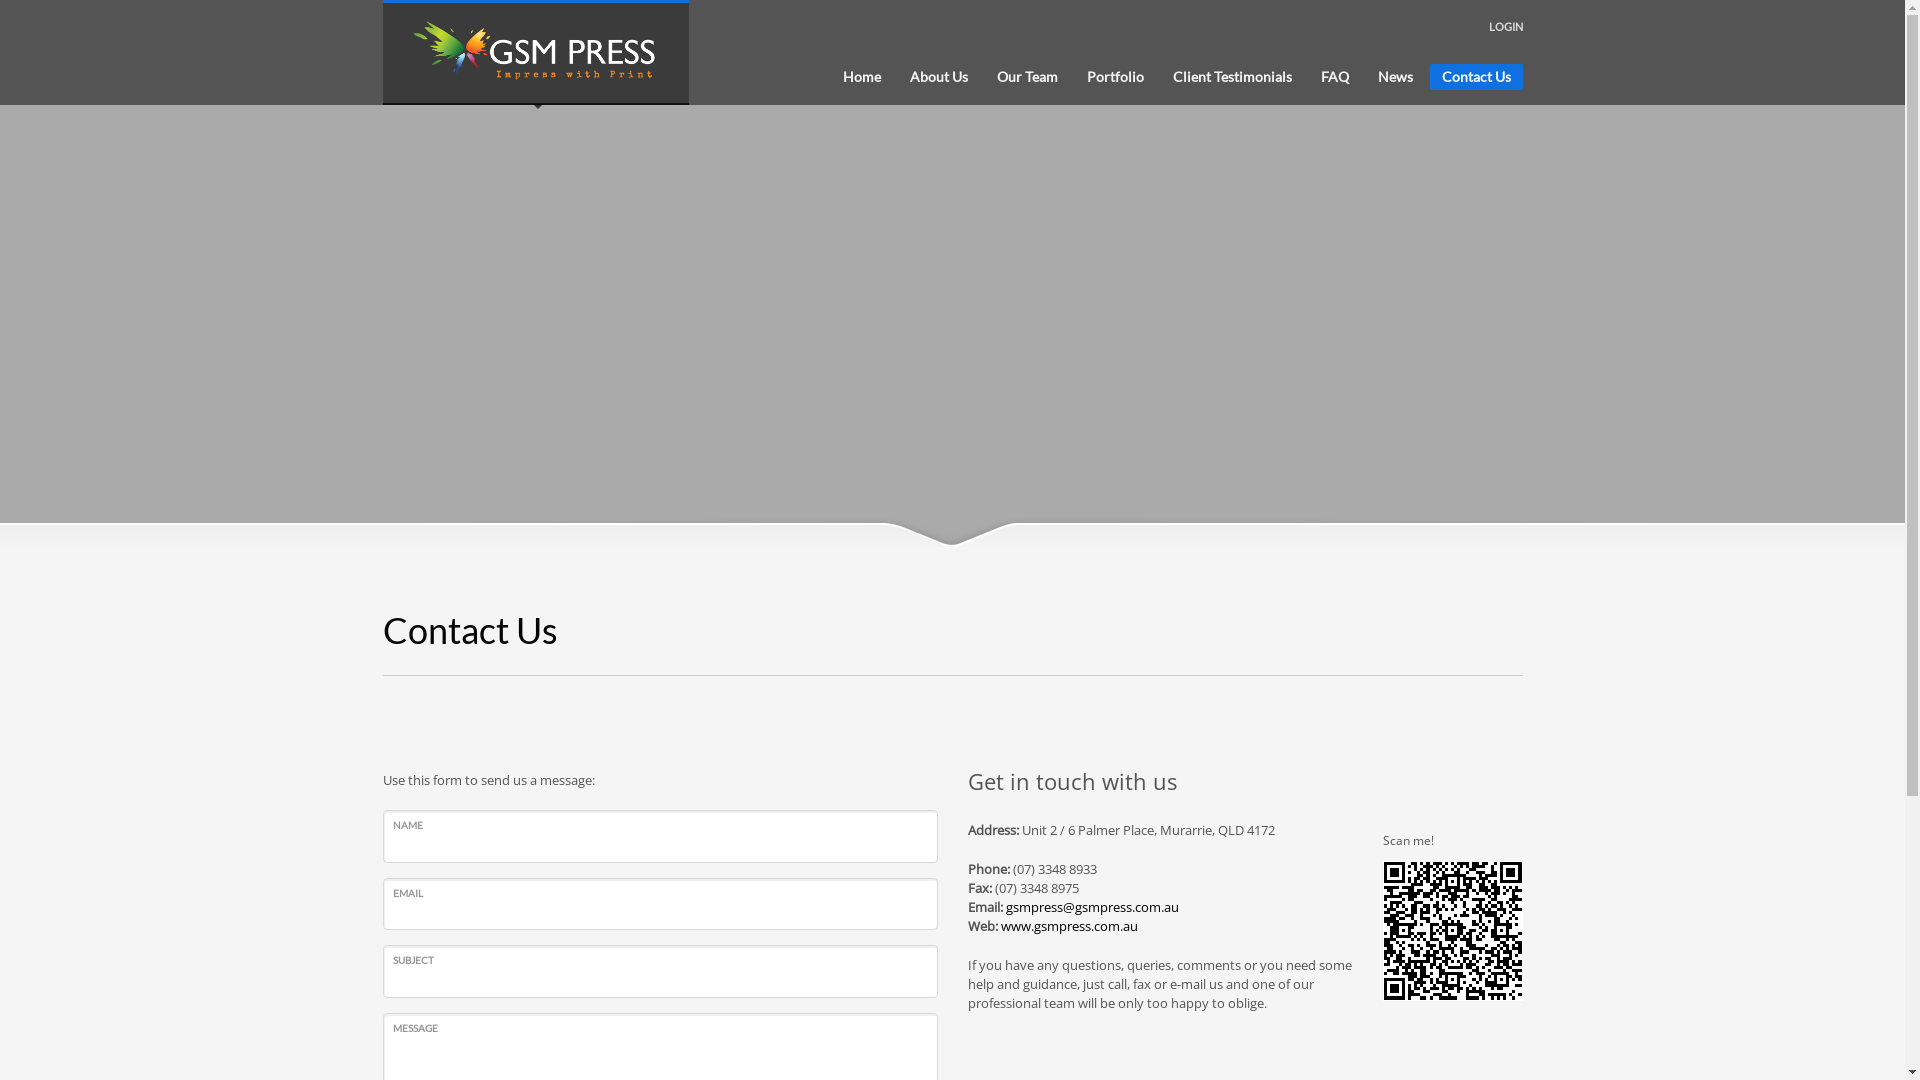 This screenshot has height=1080, width=1920. Describe the element at coordinates (896, 76) in the screenshot. I see `'About Us'` at that location.